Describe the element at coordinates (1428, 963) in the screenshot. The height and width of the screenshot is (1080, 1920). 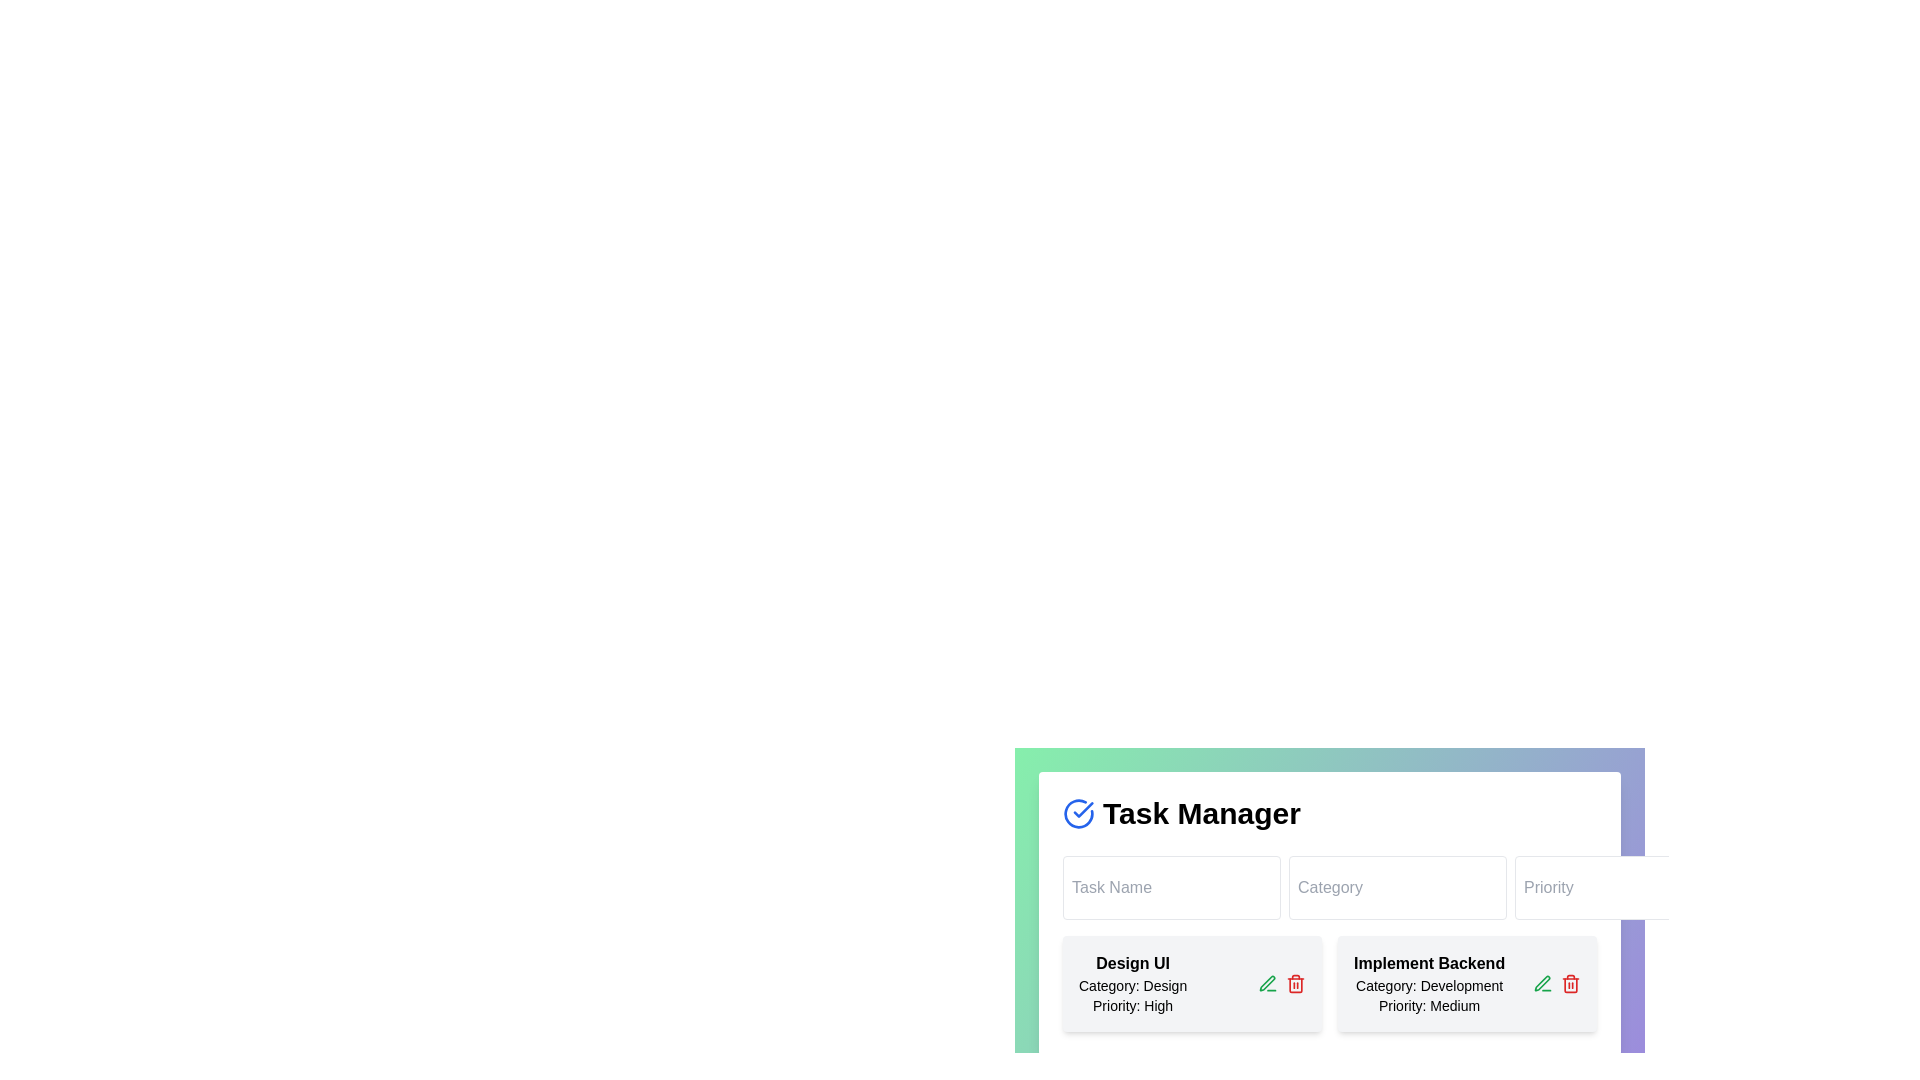
I see `the static text element displaying 'Implement Backend', which is located in the card component under the header 'Task Manager' and is the first text element before 'Category' and 'Priority'` at that location.